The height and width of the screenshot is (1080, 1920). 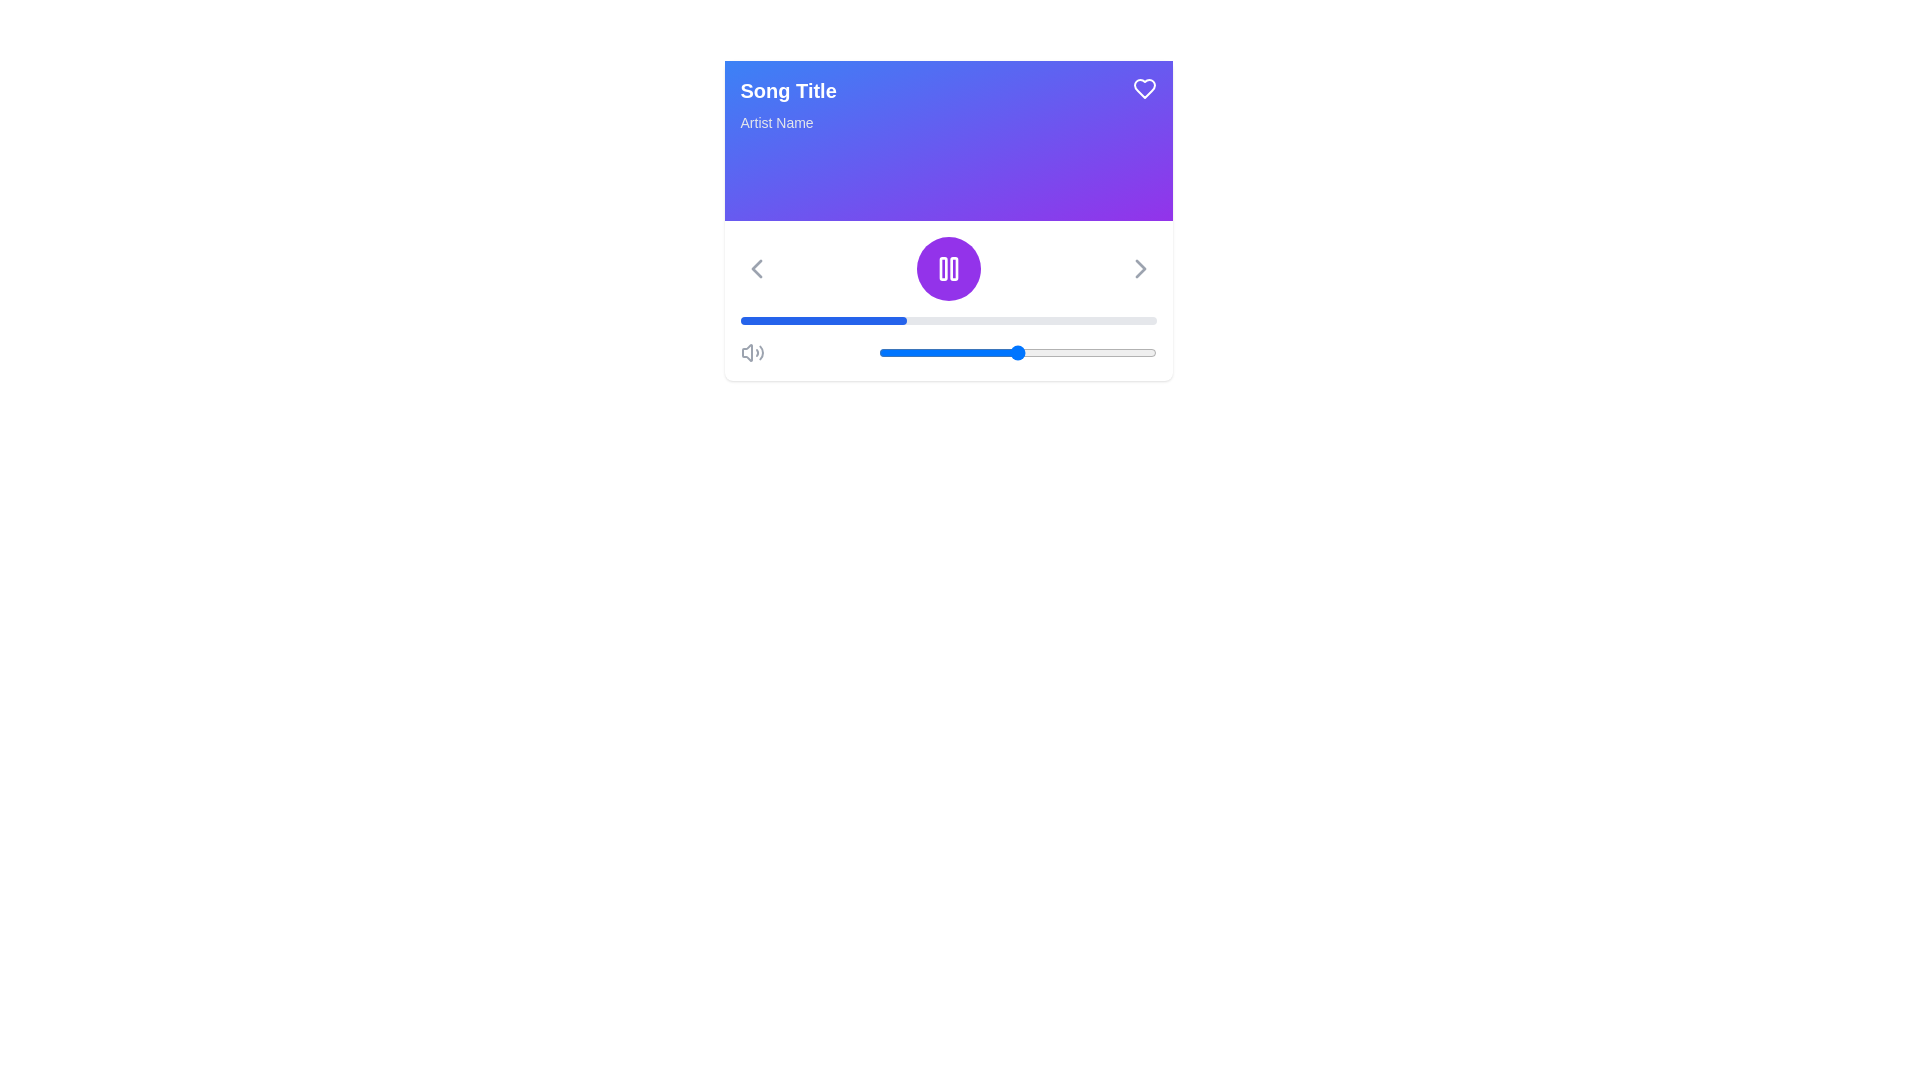 What do you see at coordinates (1148, 352) in the screenshot?
I see `volume` at bounding box center [1148, 352].